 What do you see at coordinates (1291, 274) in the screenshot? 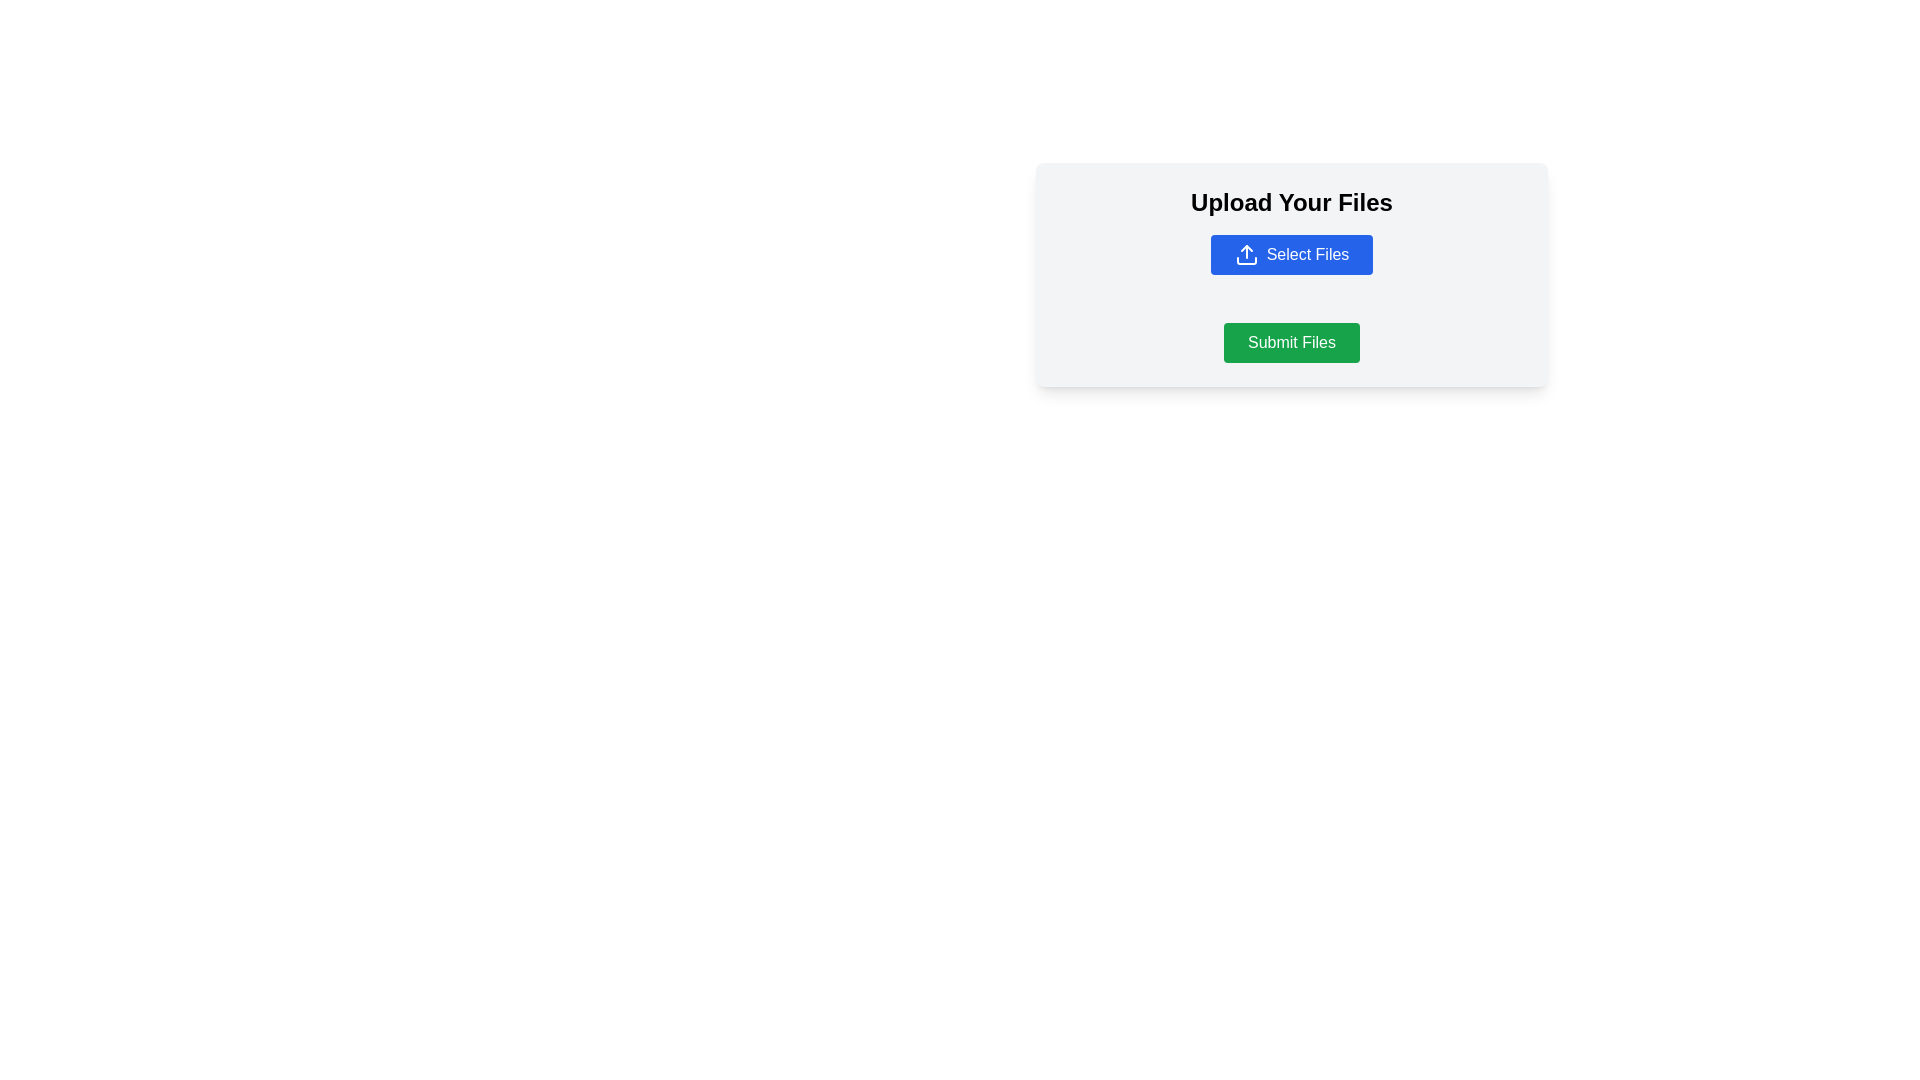
I see `the 'Upload Your Files' button, which initiates the file selection process when clicked` at bounding box center [1291, 274].